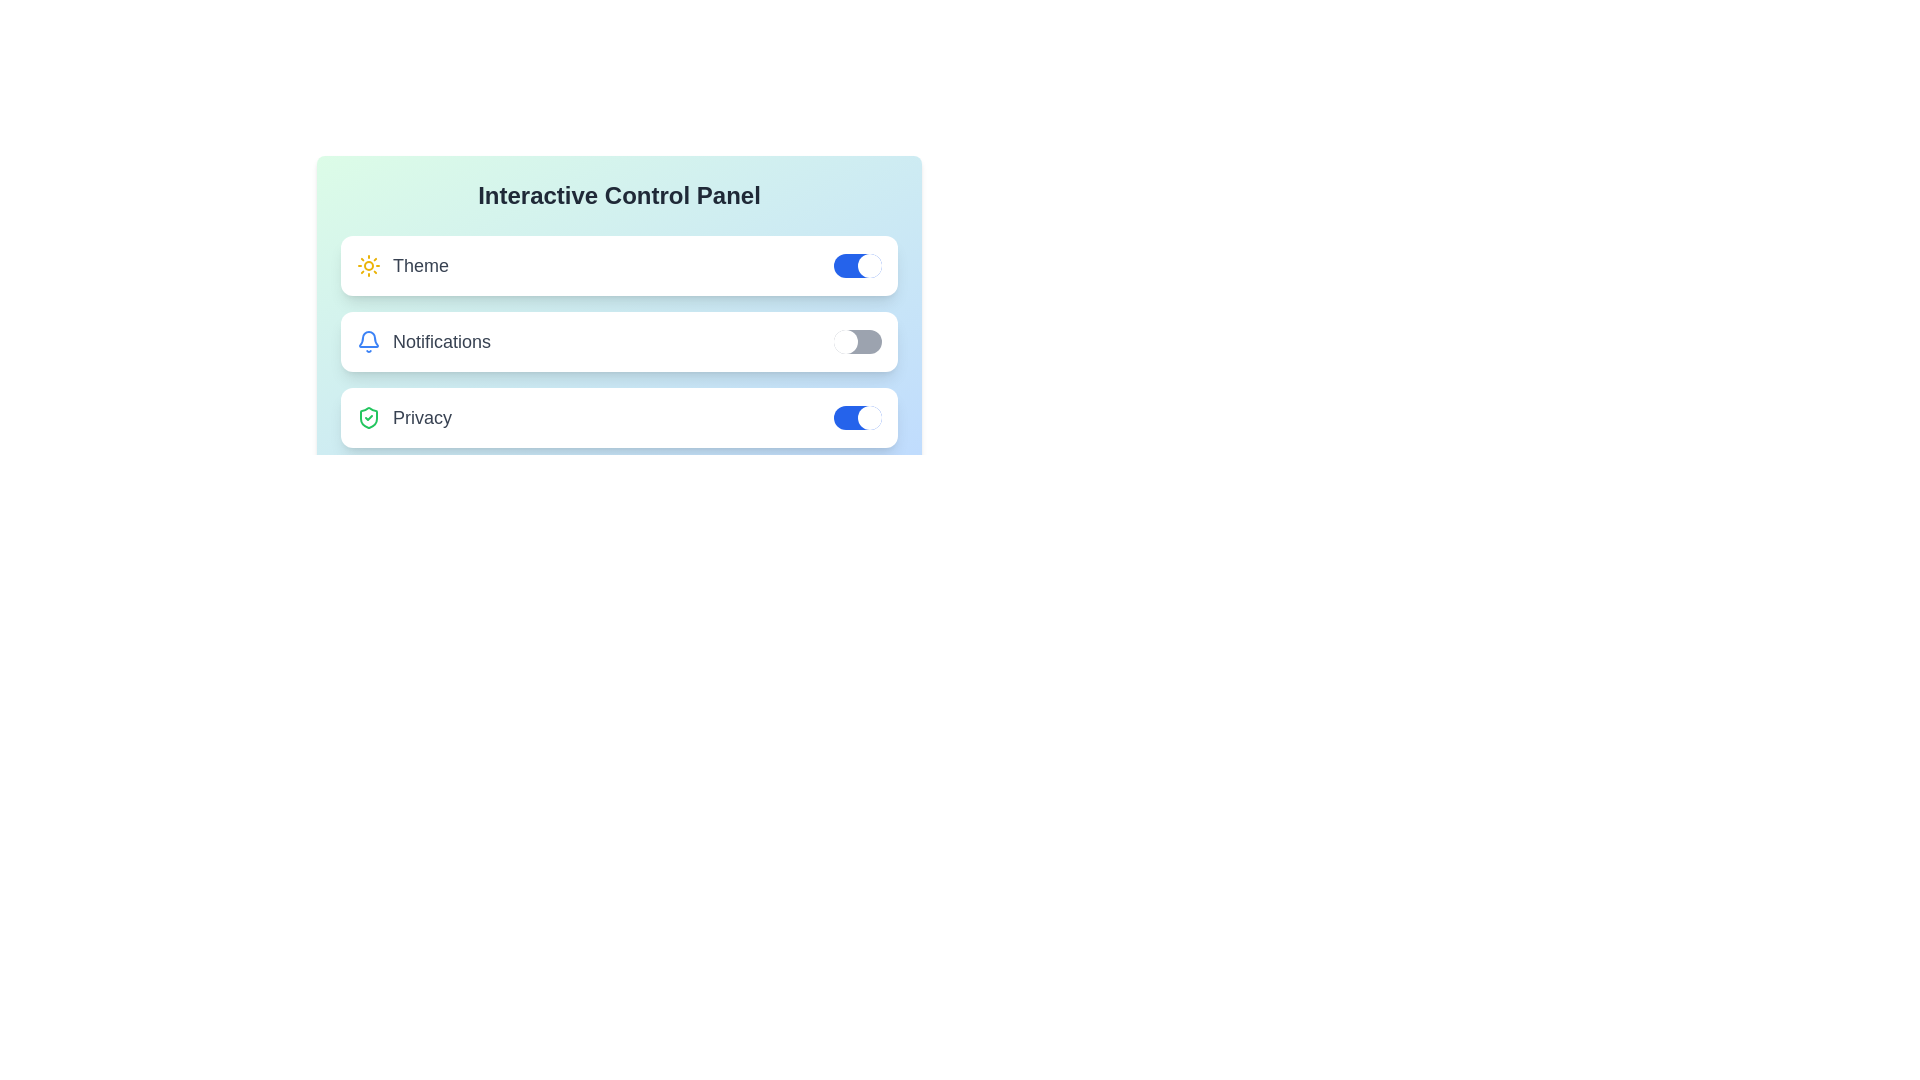 The width and height of the screenshot is (1920, 1080). Describe the element at coordinates (858, 416) in the screenshot. I see `the Privacy switch to toggle its state` at that location.